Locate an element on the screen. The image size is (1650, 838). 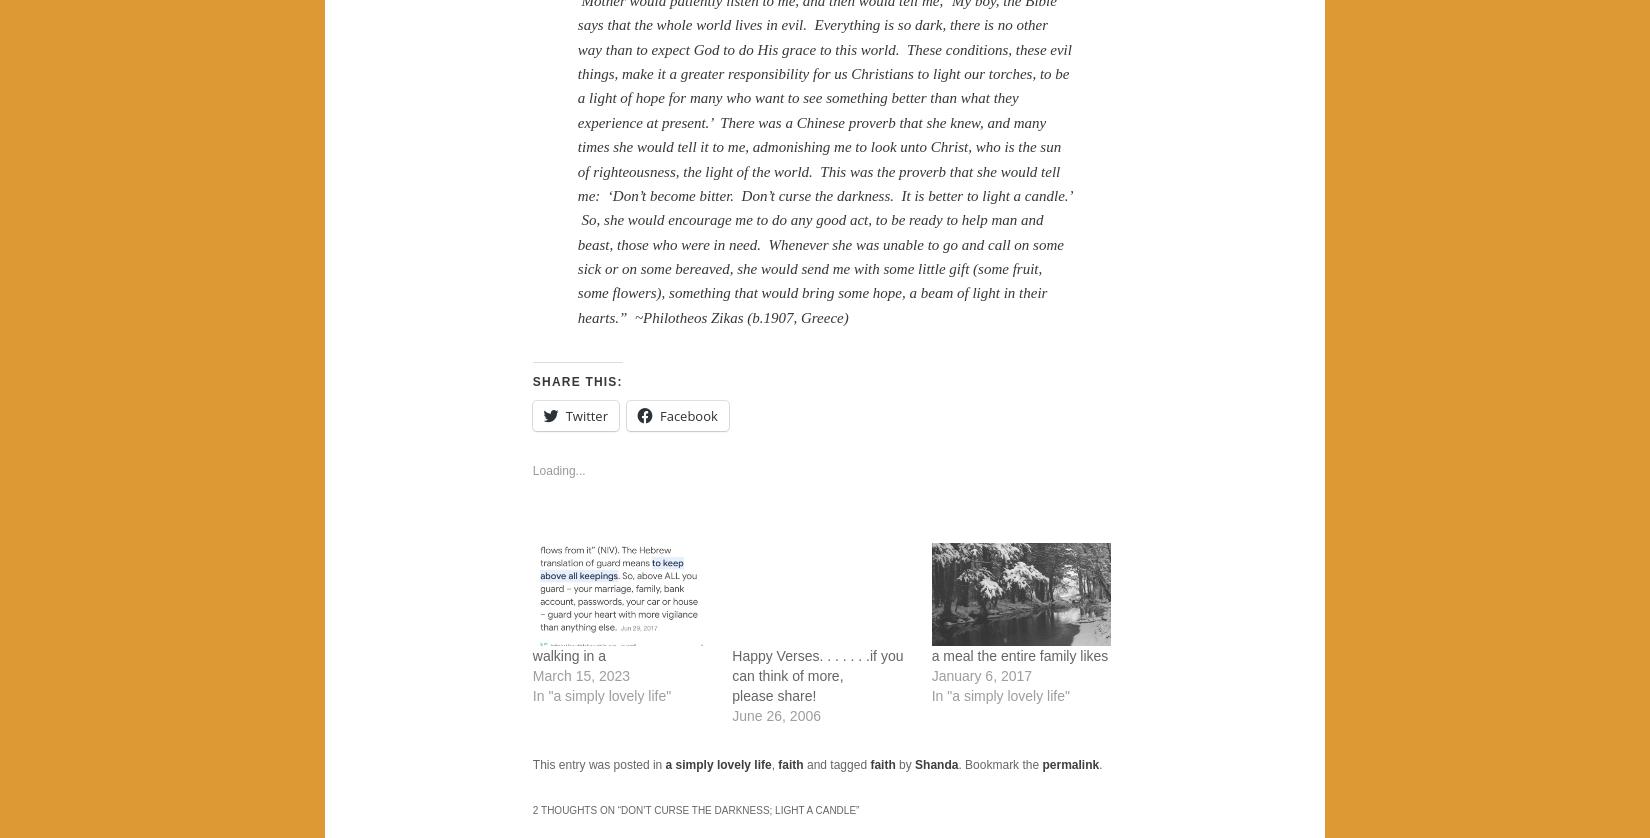
'. Bookmark the' is located at coordinates (1000, 763).